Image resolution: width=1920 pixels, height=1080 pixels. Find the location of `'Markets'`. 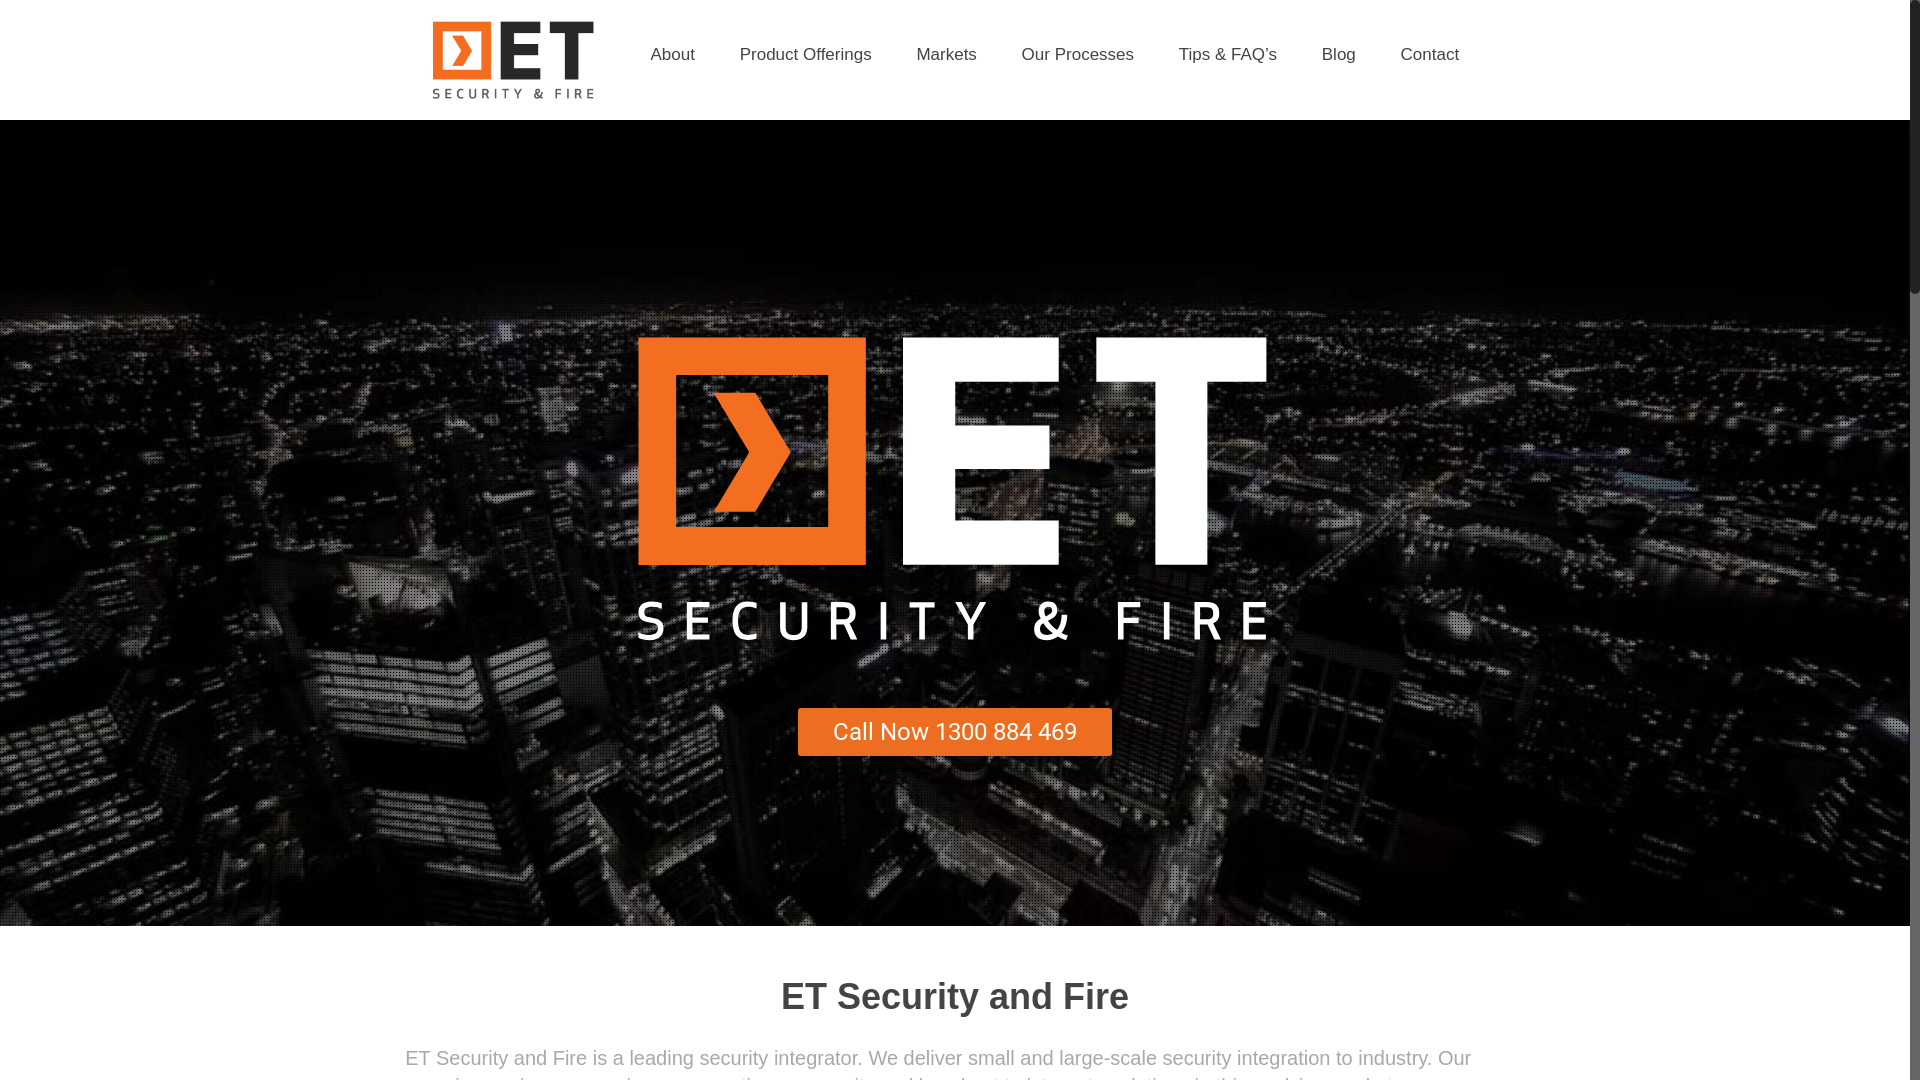

'Markets' is located at coordinates (895, 53).